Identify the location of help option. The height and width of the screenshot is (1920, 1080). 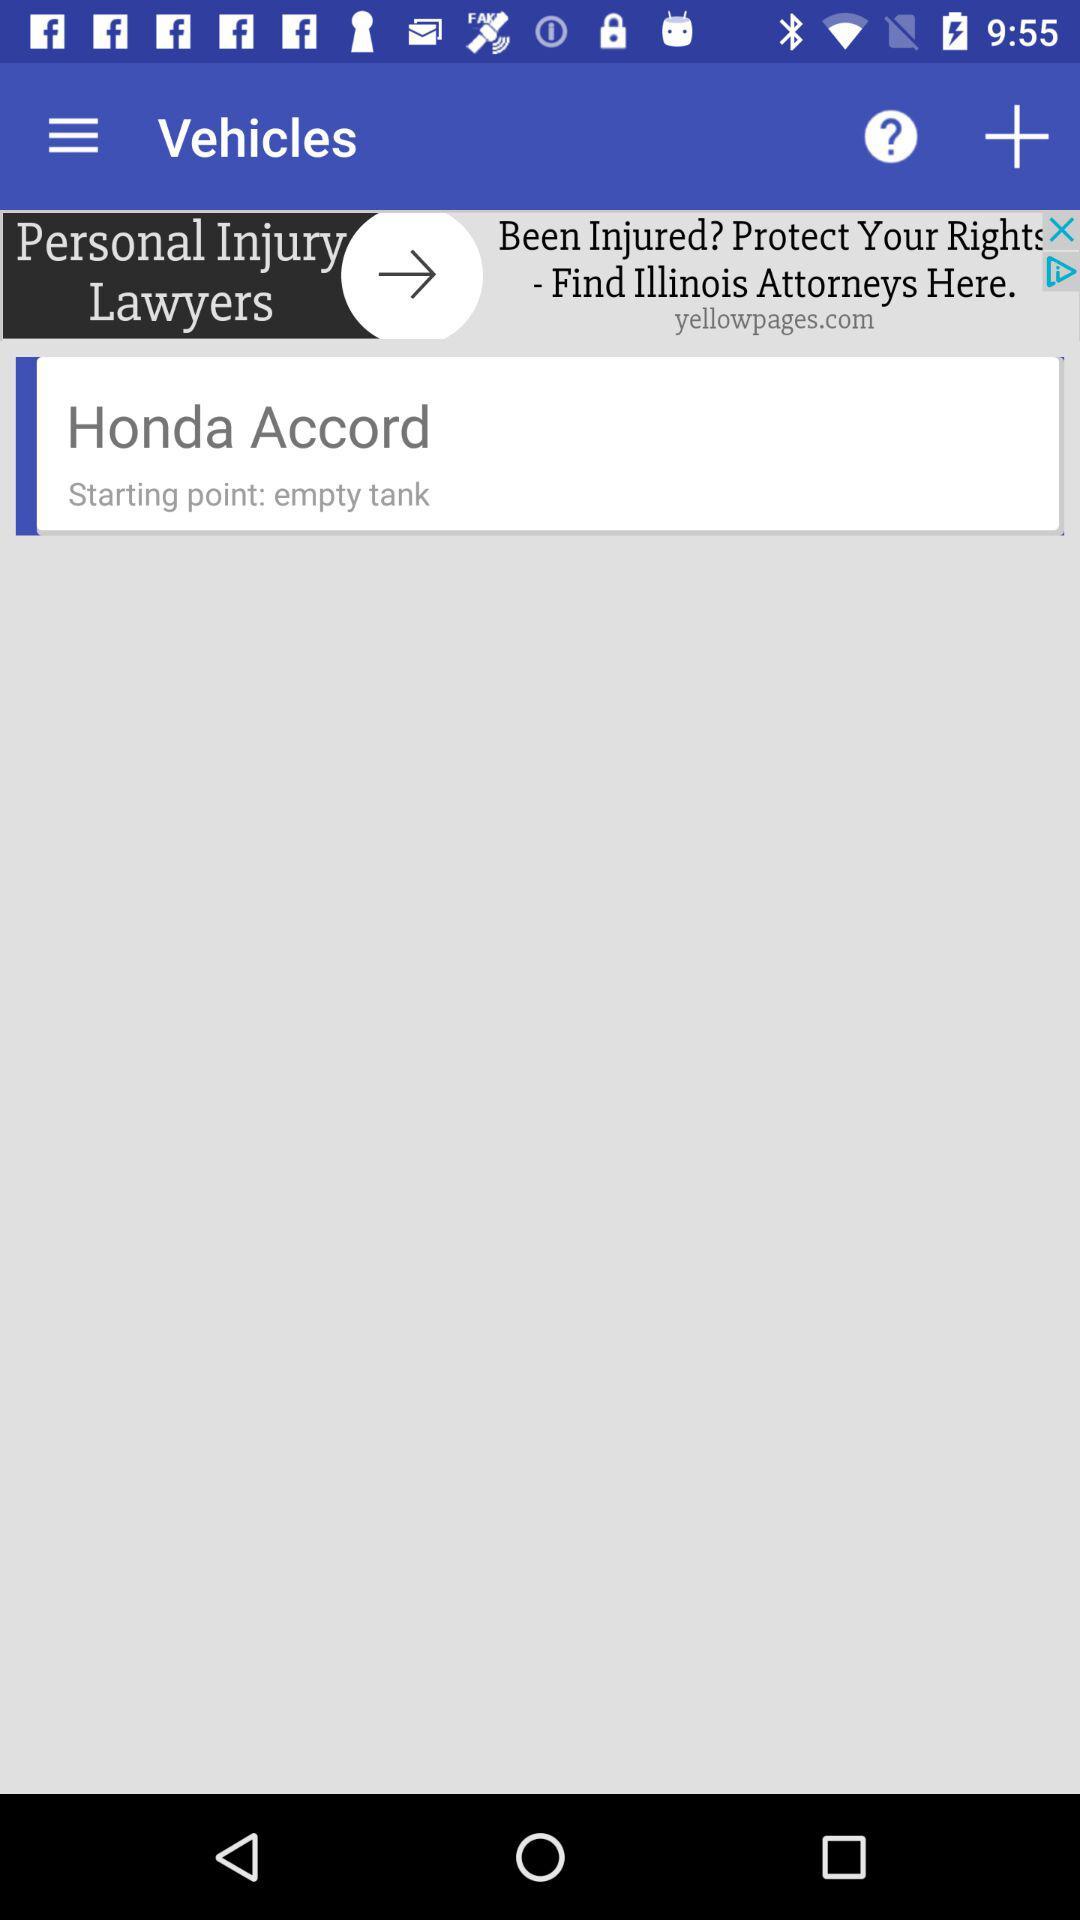
(890, 135).